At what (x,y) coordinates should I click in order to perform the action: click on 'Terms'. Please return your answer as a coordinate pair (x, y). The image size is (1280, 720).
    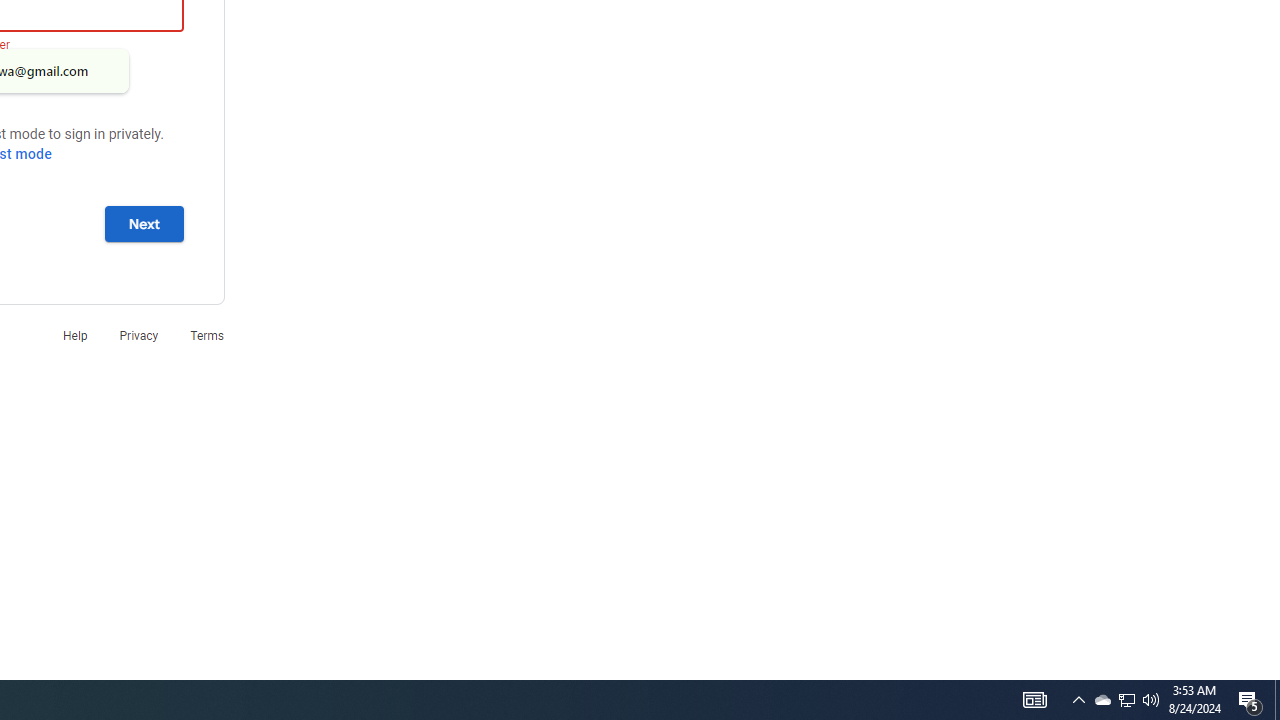
    Looking at the image, I should click on (207, 334).